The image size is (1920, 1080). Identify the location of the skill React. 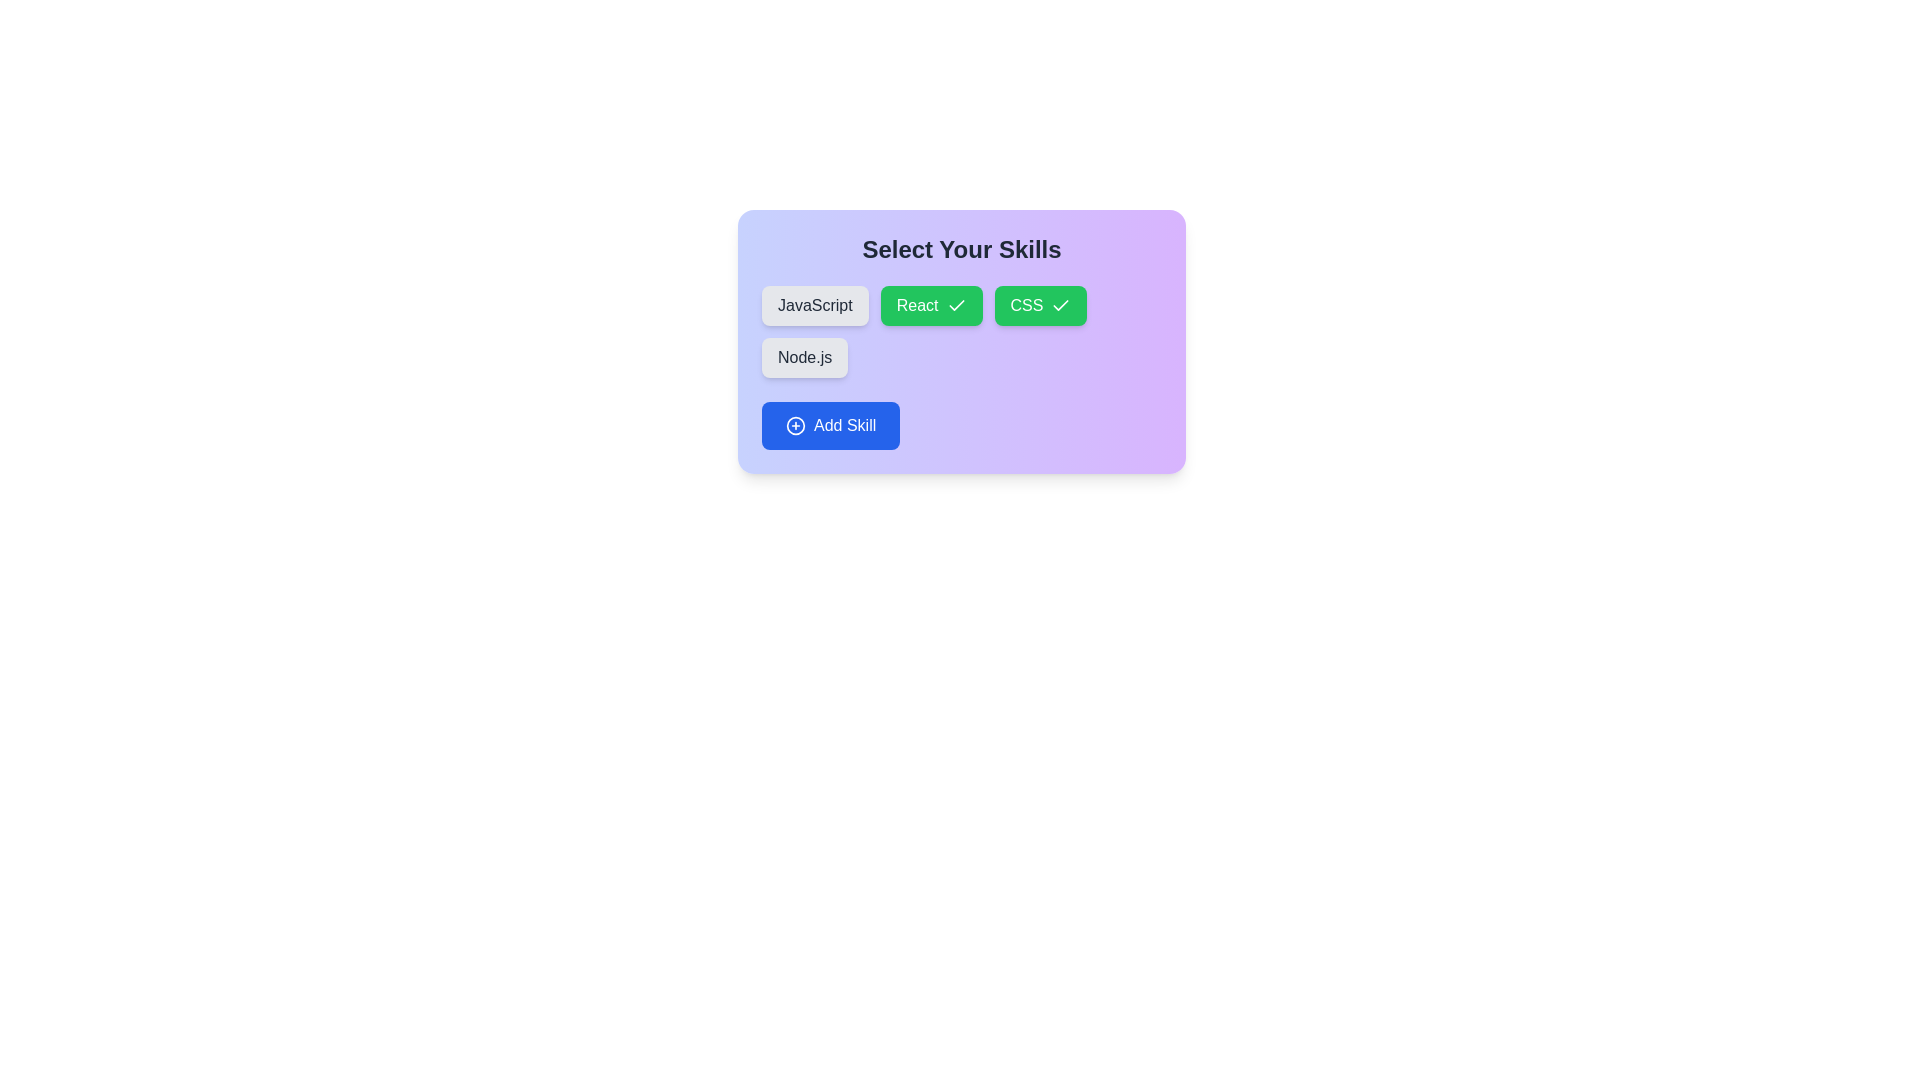
(930, 305).